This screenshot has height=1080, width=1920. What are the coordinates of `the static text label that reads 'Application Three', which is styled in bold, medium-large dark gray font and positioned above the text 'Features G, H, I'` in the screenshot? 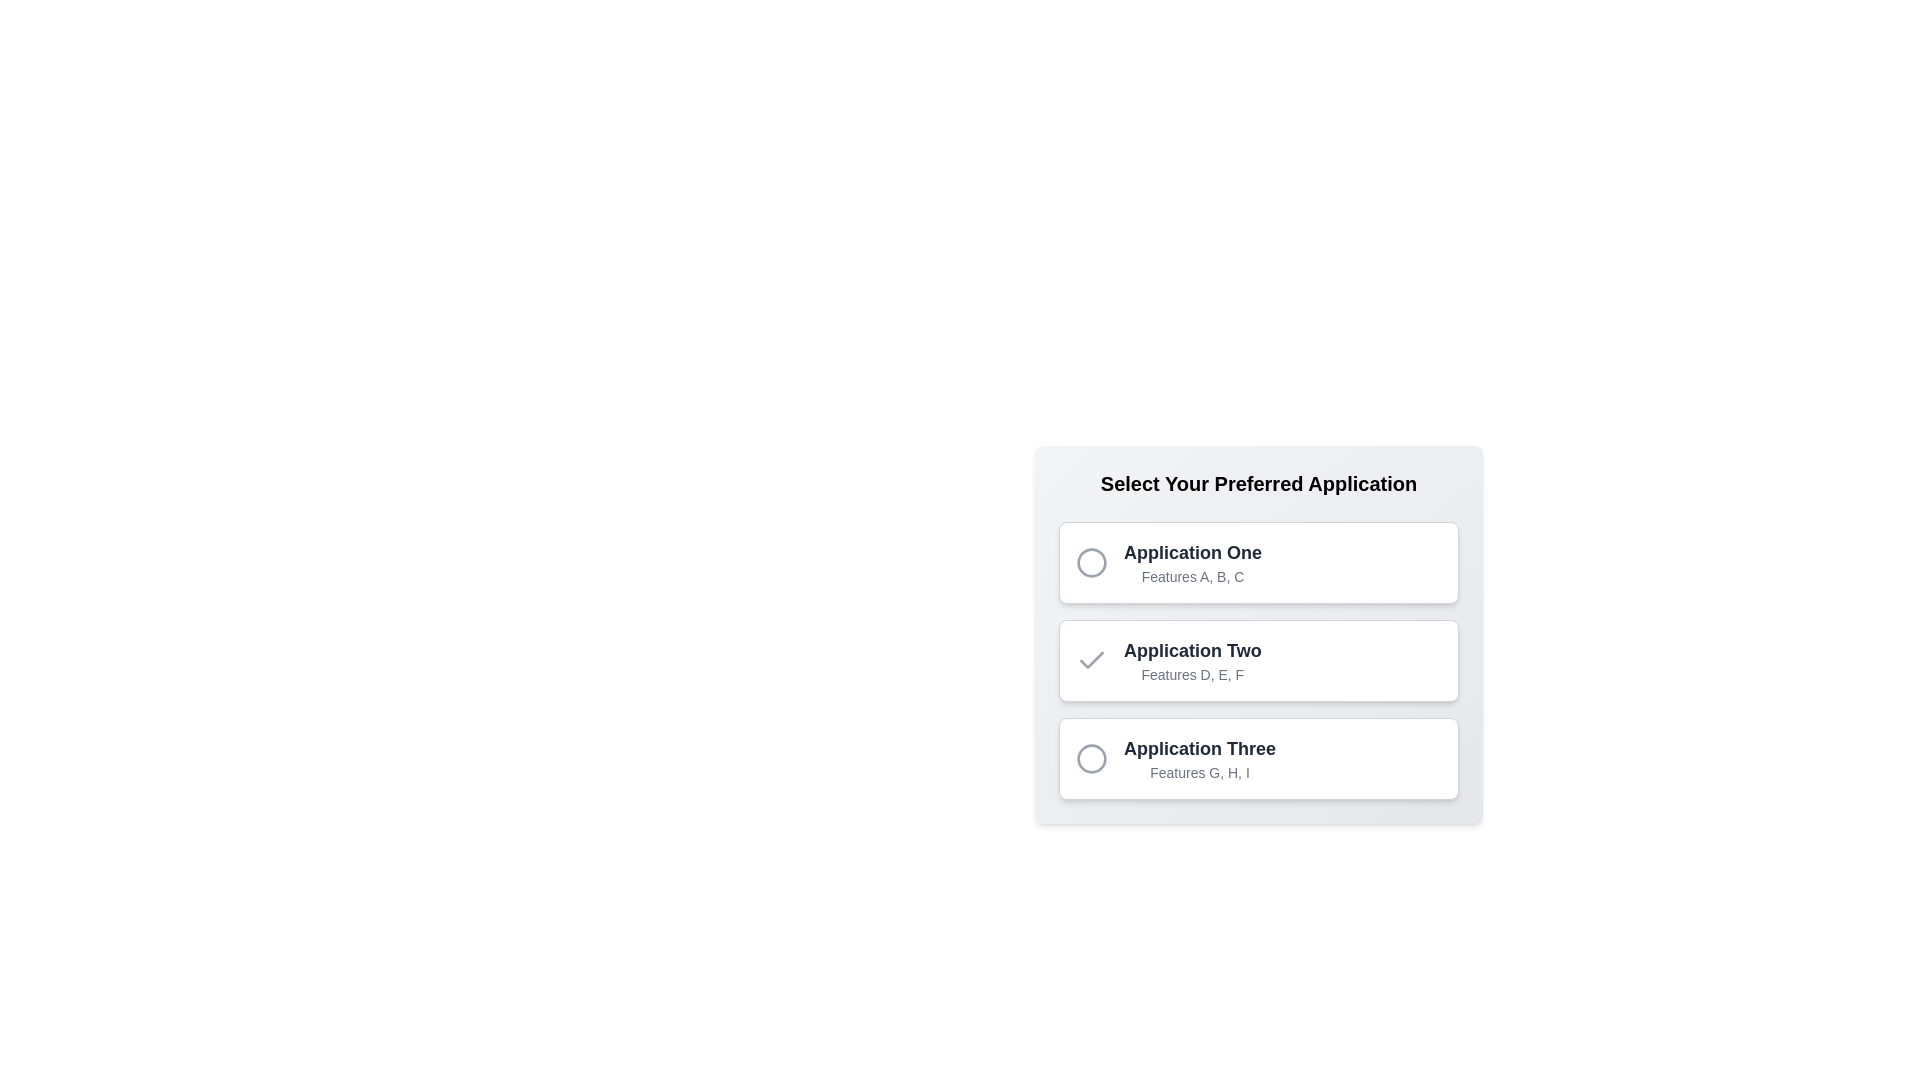 It's located at (1200, 748).